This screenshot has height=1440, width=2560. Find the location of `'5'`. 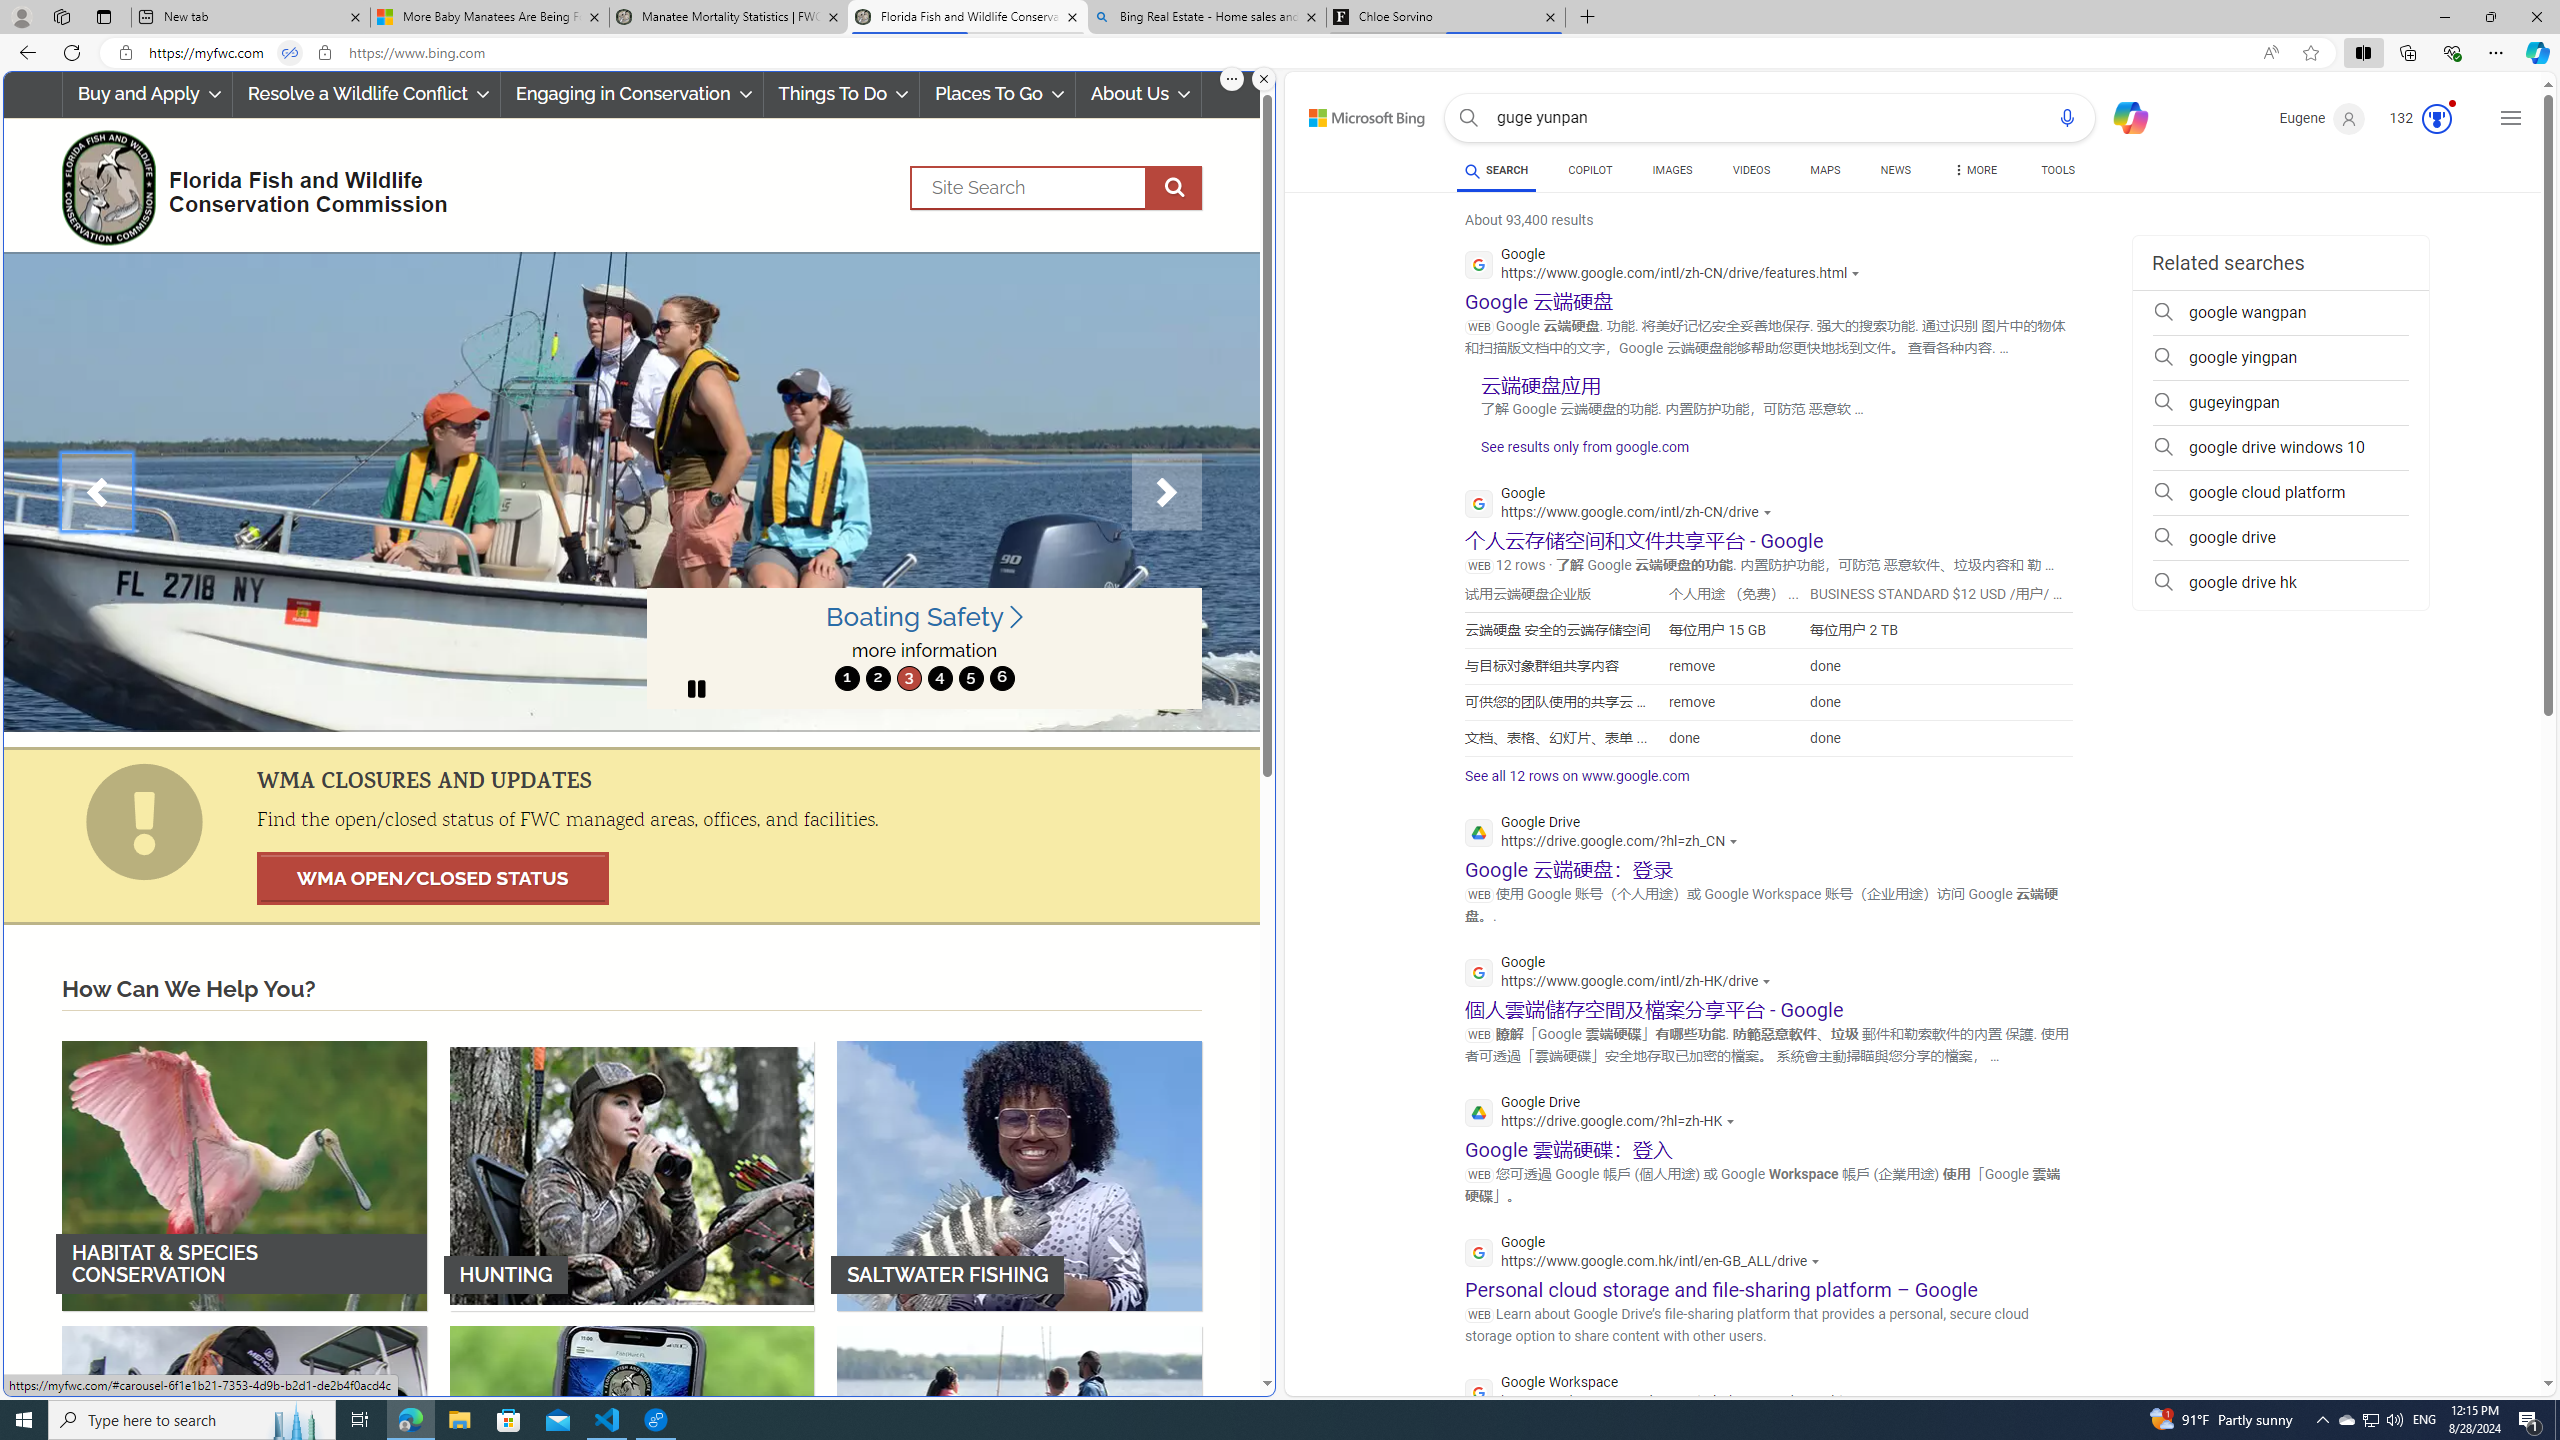

'5' is located at coordinates (970, 677).